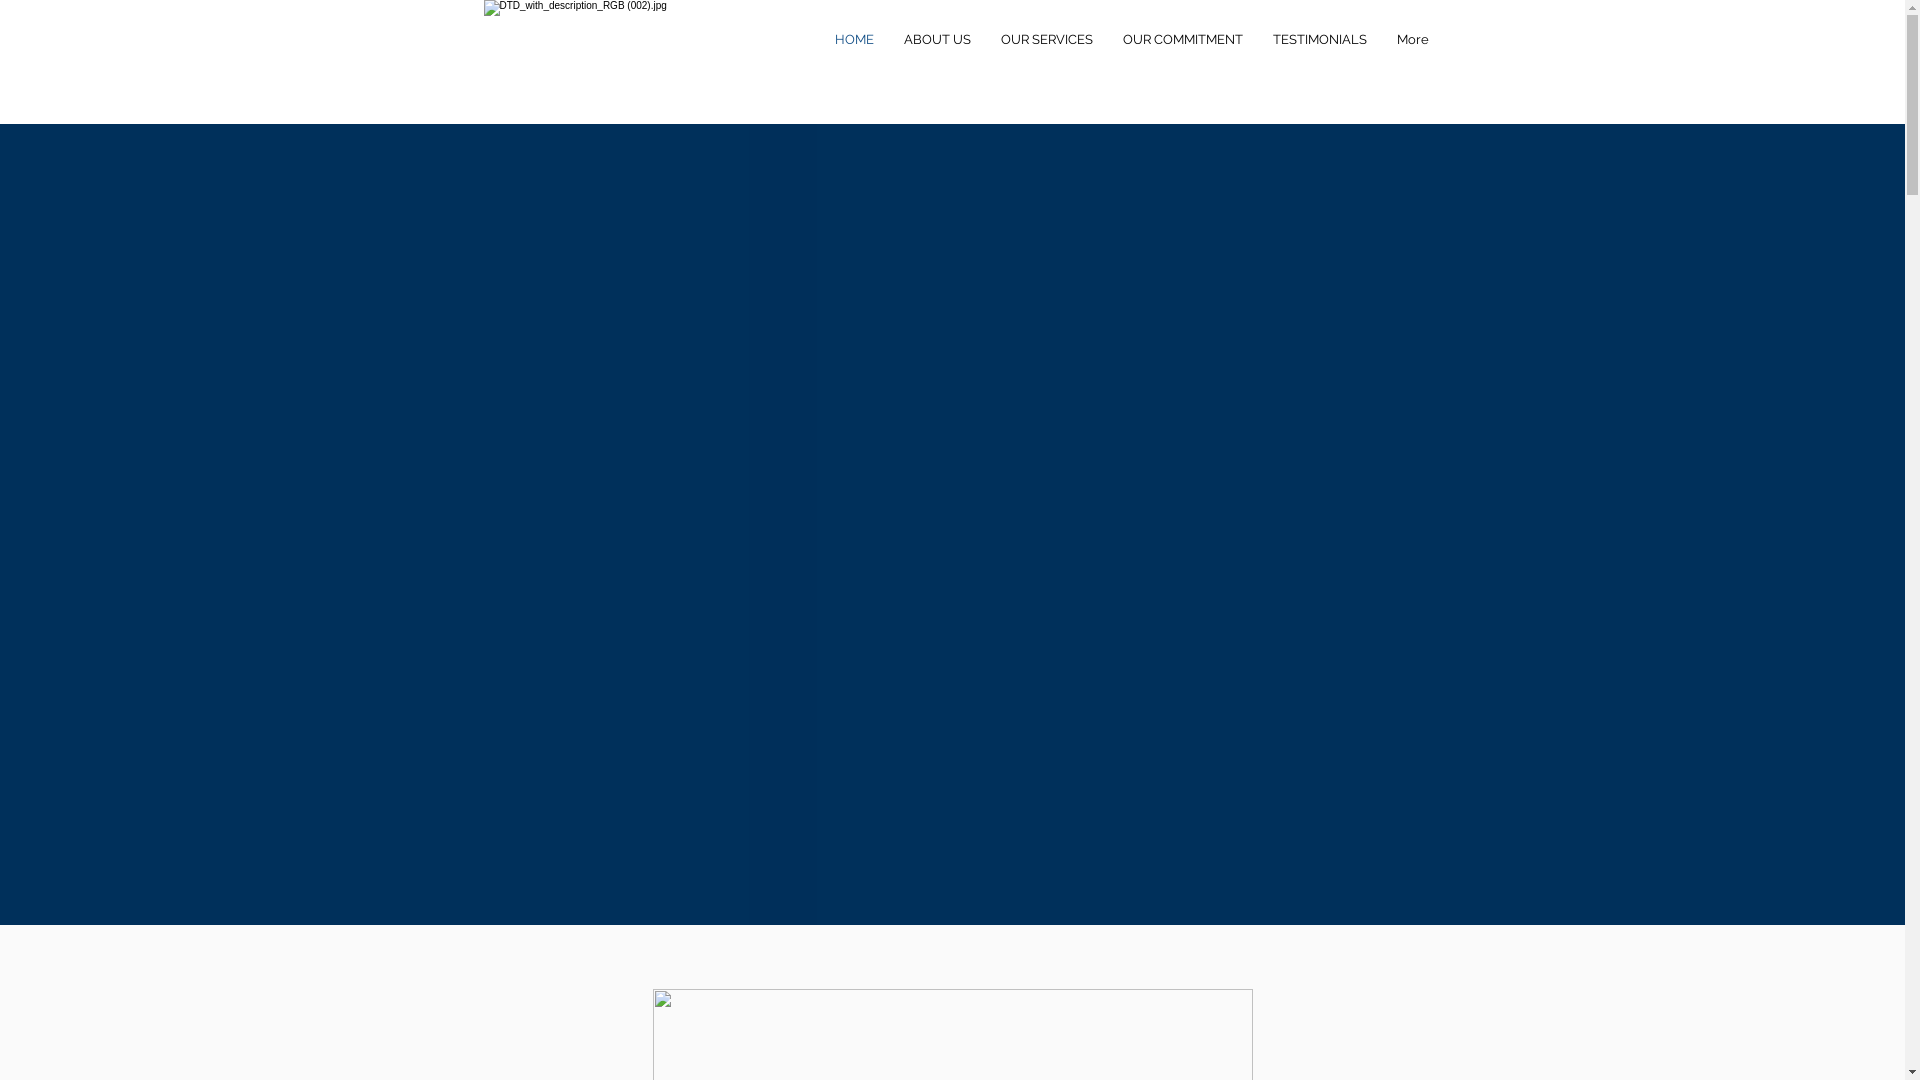 The width and height of the screenshot is (1920, 1080). What do you see at coordinates (820, 39) in the screenshot?
I see `'HOME'` at bounding box center [820, 39].